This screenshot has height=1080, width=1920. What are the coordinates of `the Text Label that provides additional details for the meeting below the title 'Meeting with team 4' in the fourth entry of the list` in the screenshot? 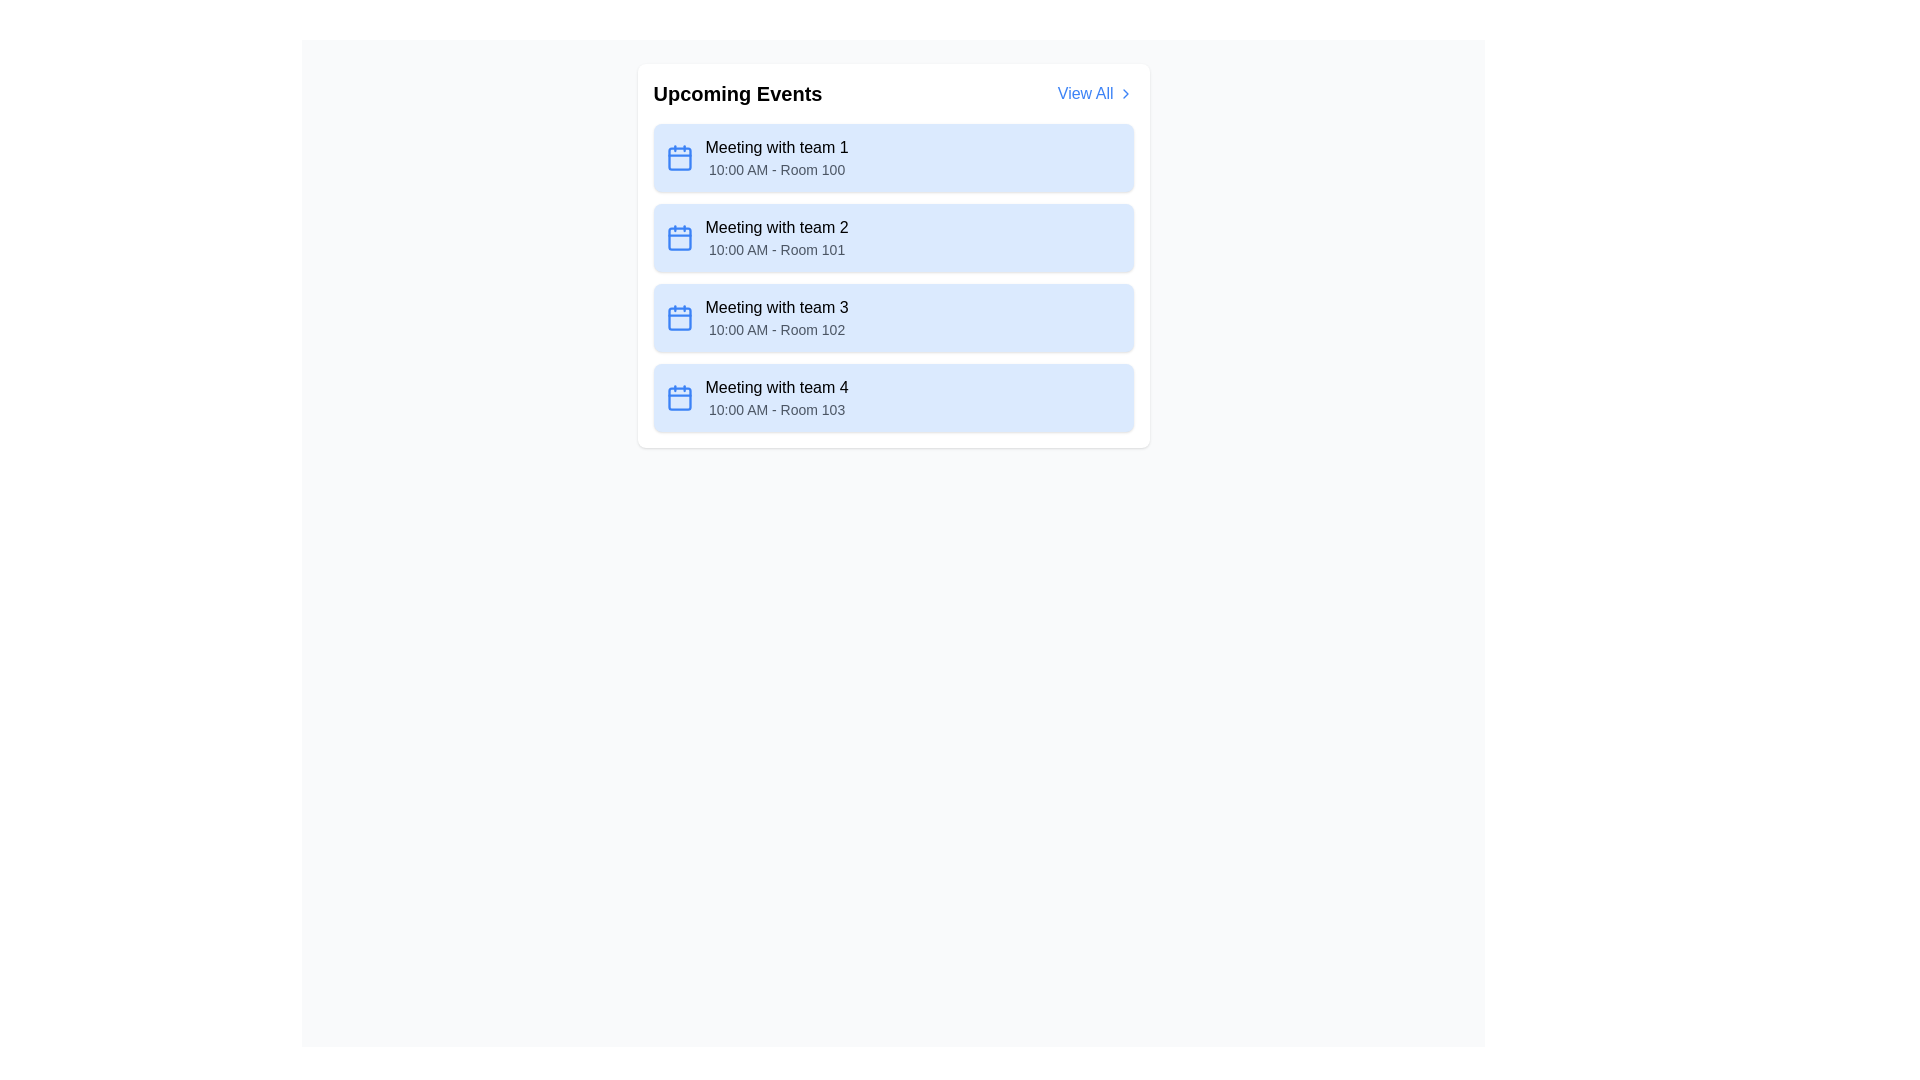 It's located at (776, 408).